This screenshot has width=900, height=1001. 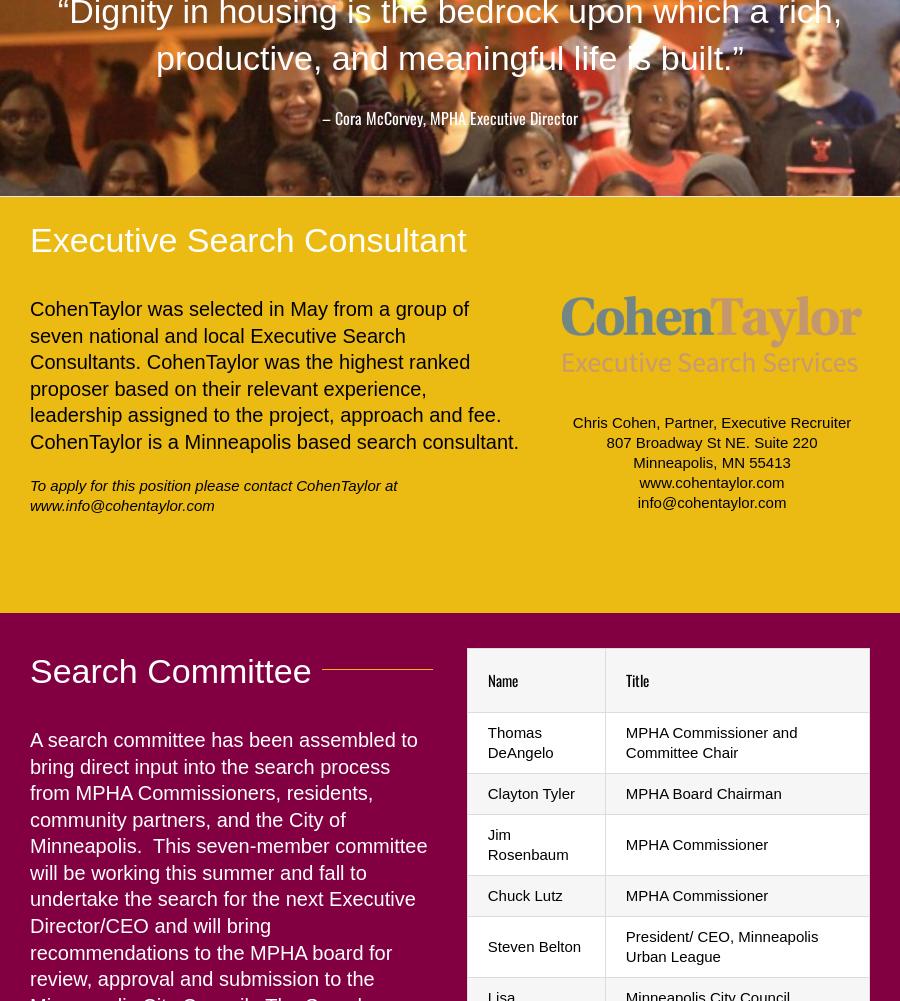 I want to click on 'President/ CEO, Minneapolis Urban League', so click(x=720, y=944).